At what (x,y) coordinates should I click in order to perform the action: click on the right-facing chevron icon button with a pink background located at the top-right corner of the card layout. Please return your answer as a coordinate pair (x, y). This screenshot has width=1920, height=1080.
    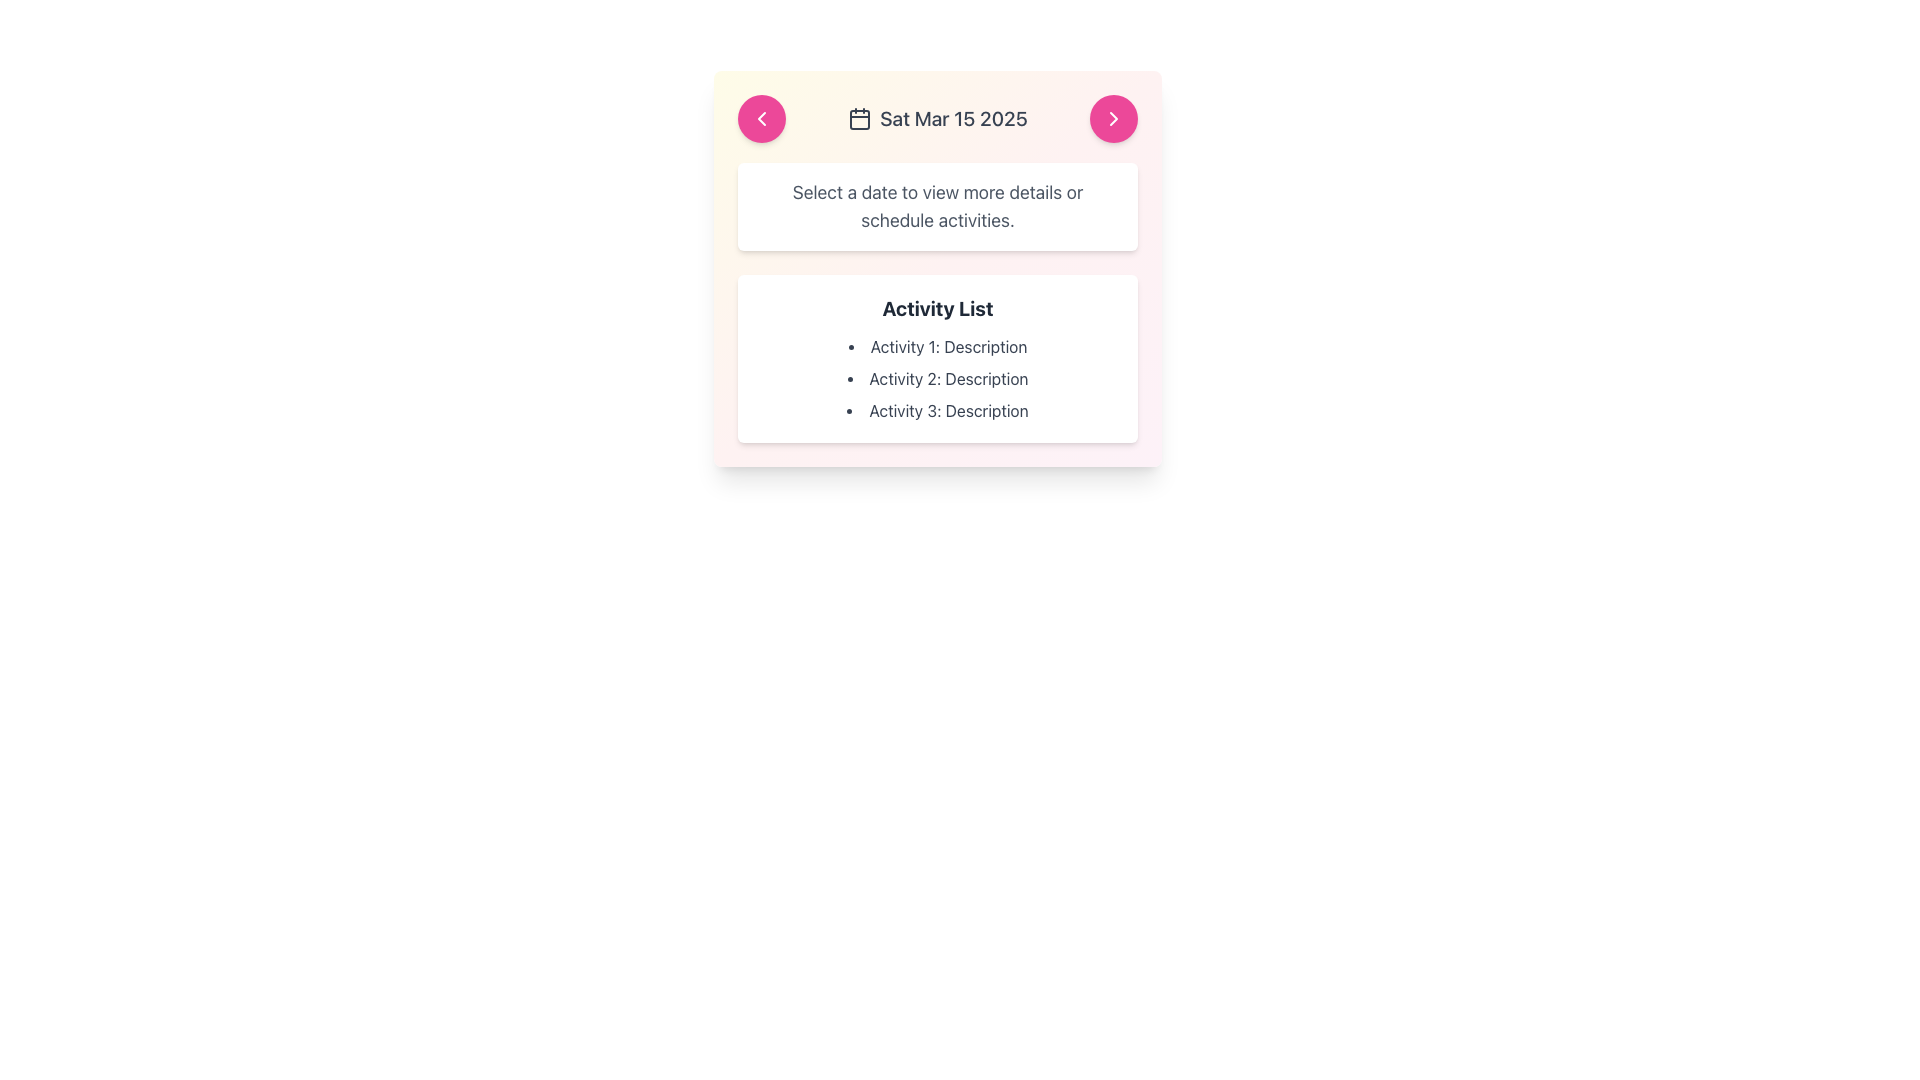
    Looking at the image, I should click on (1112, 119).